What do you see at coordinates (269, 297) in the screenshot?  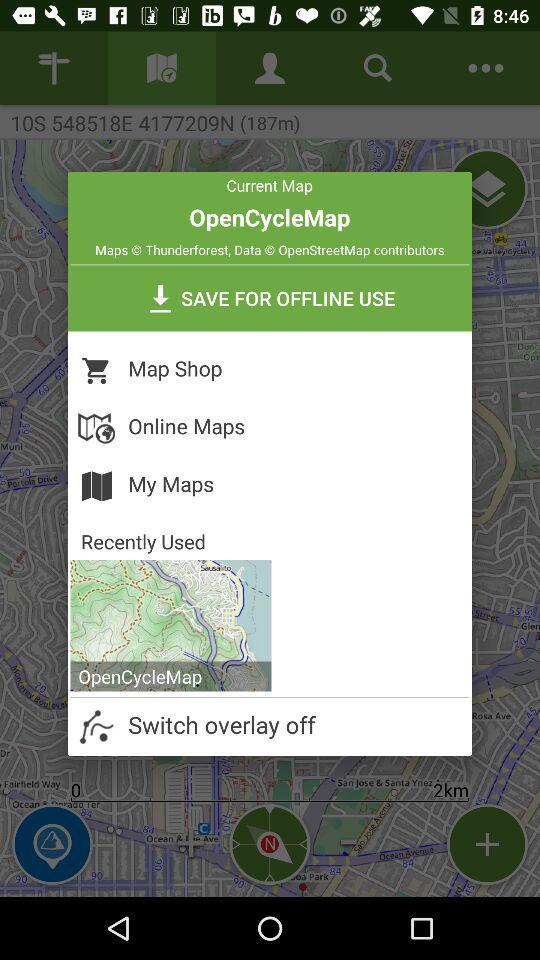 I see `save for offline` at bounding box center [269, 297].